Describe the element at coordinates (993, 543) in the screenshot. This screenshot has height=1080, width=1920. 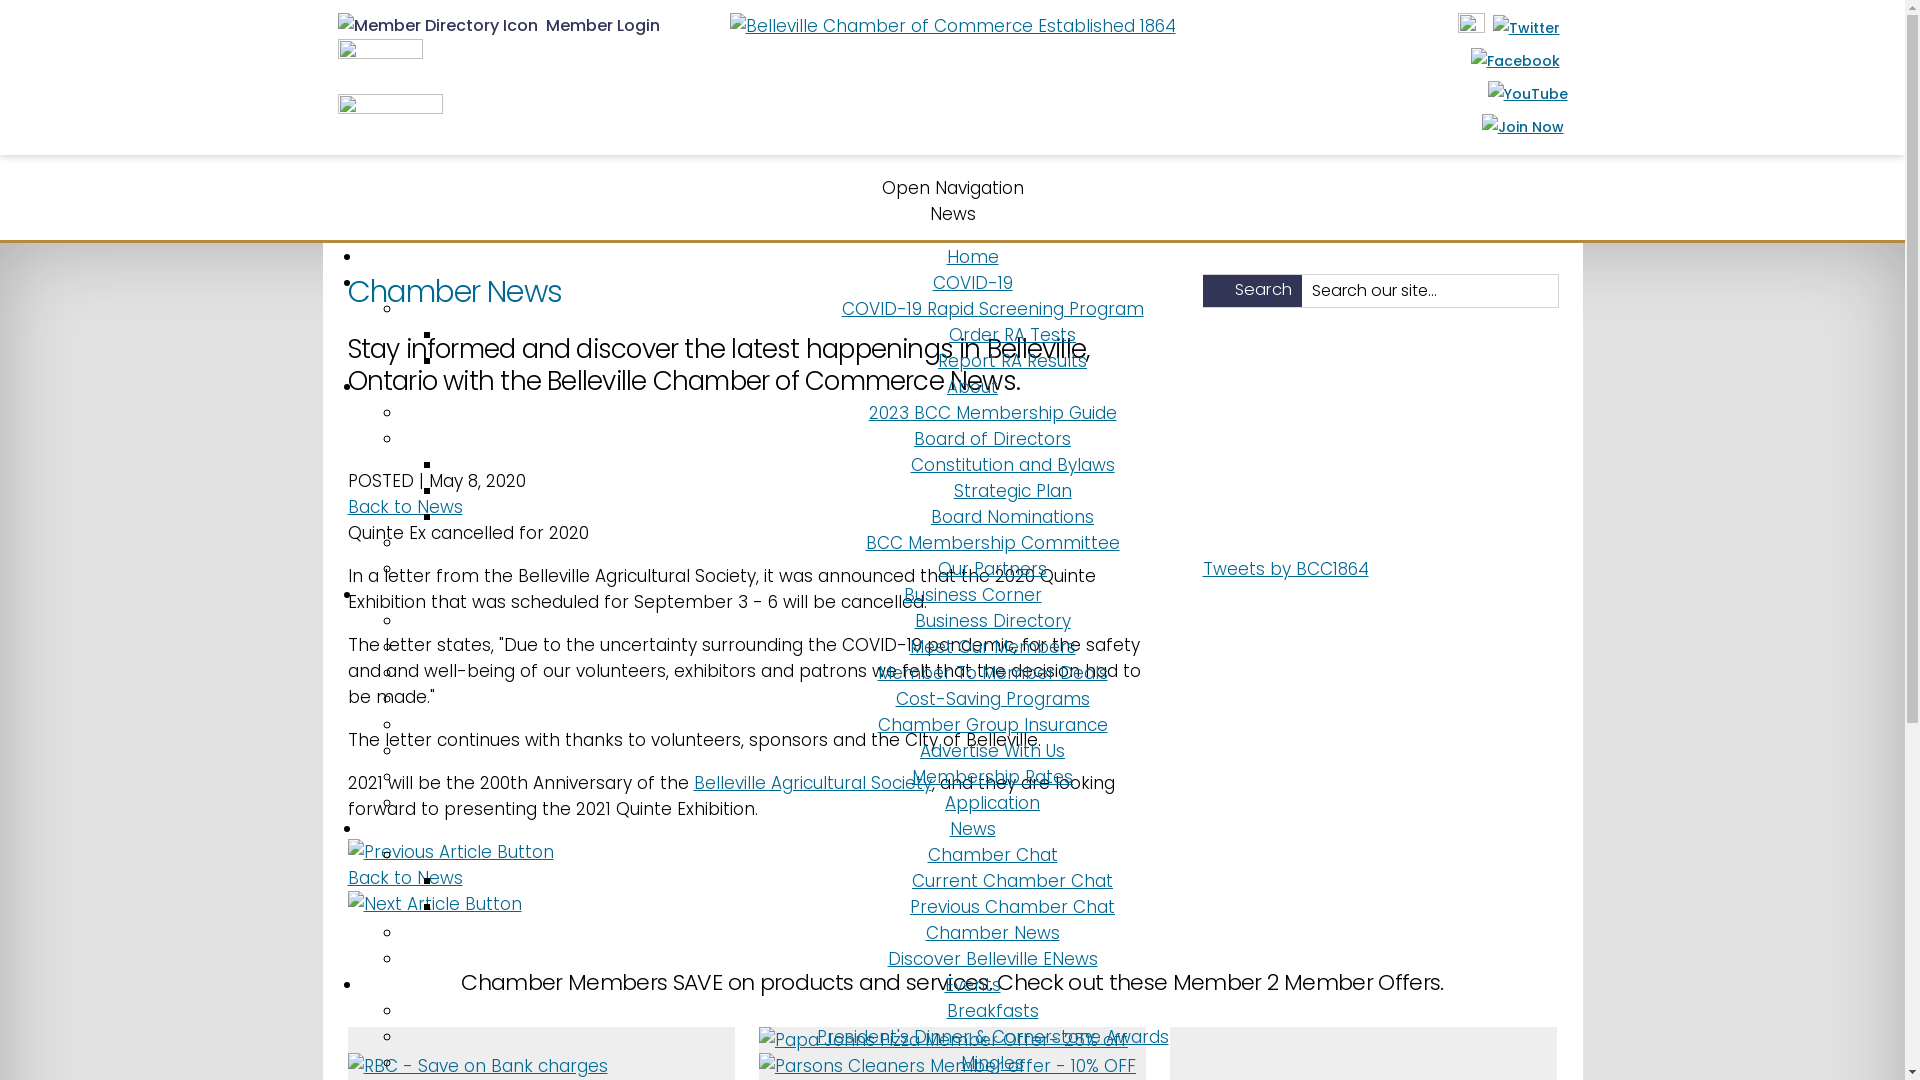
I see `'BCC Membership Committee'` at that location.